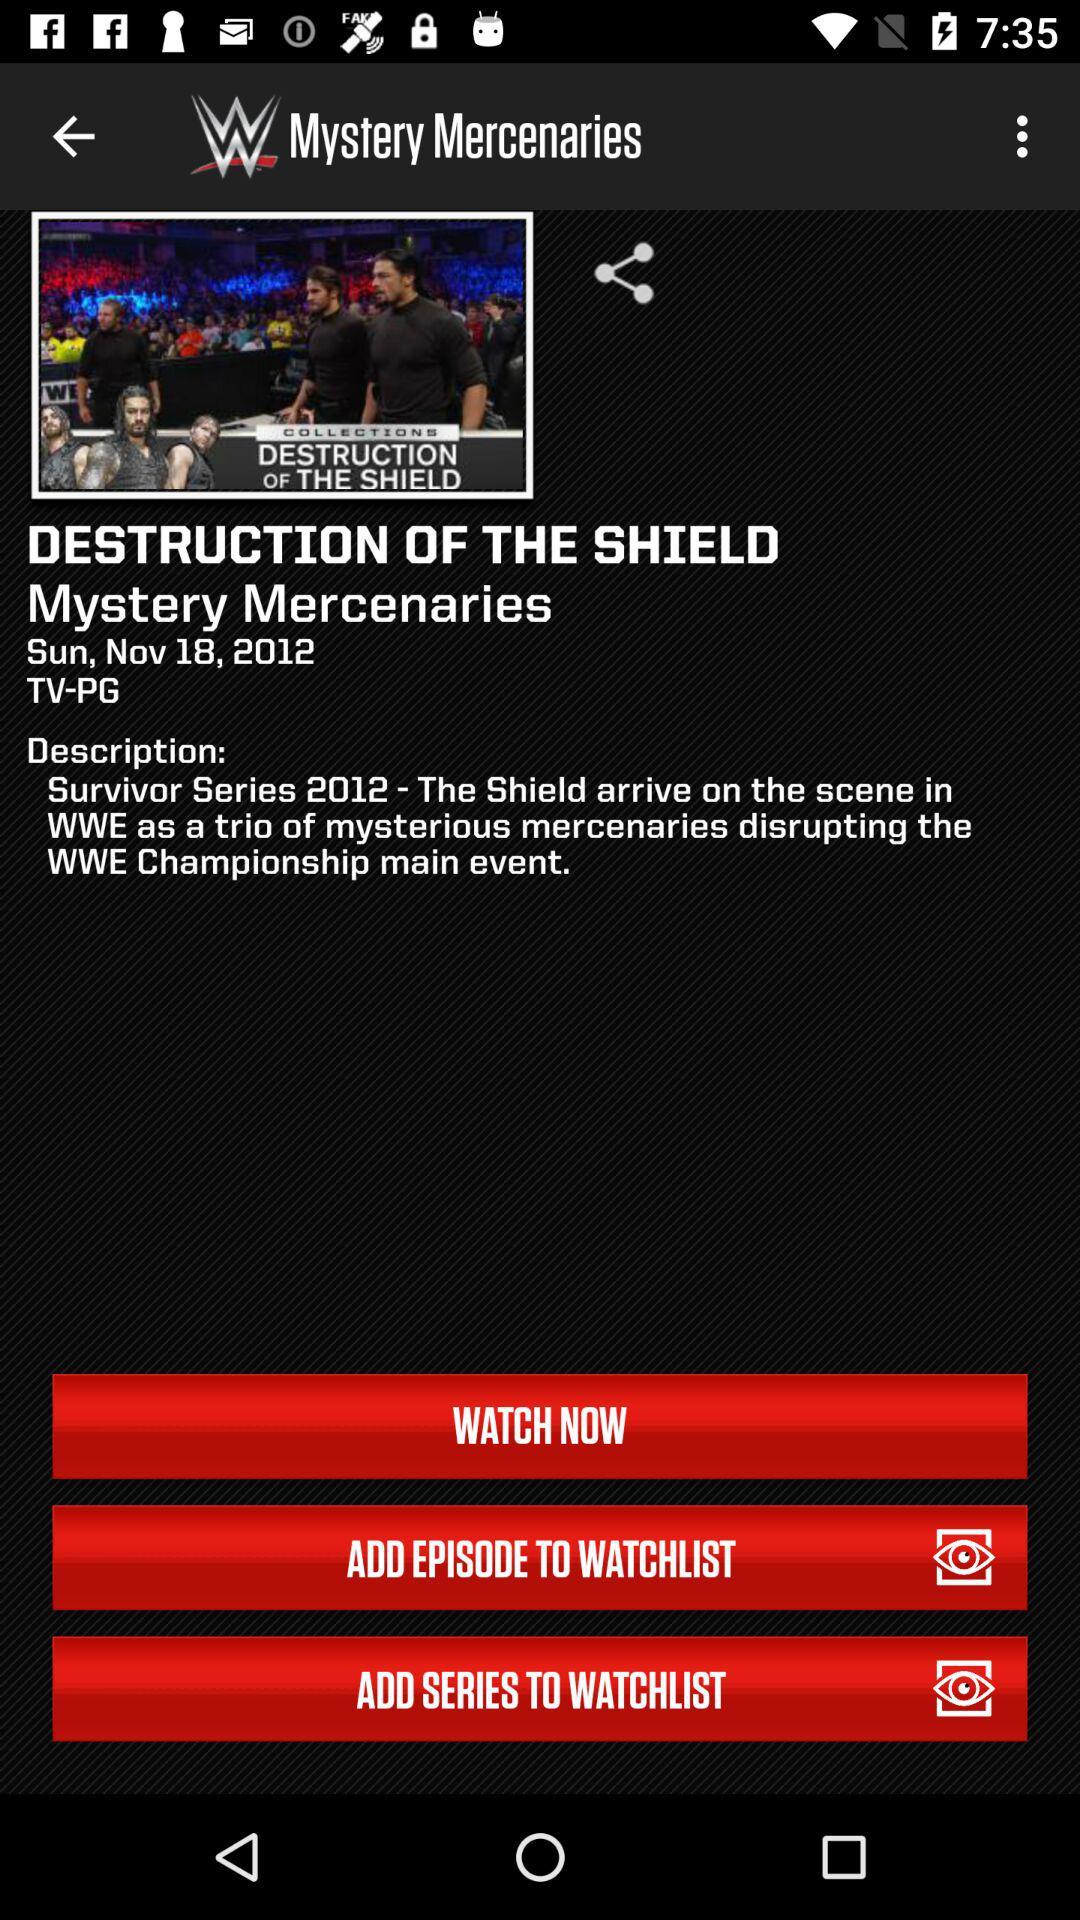 The image size is (1080, 1920). I want to click on video sharing button, so click(623, 272).